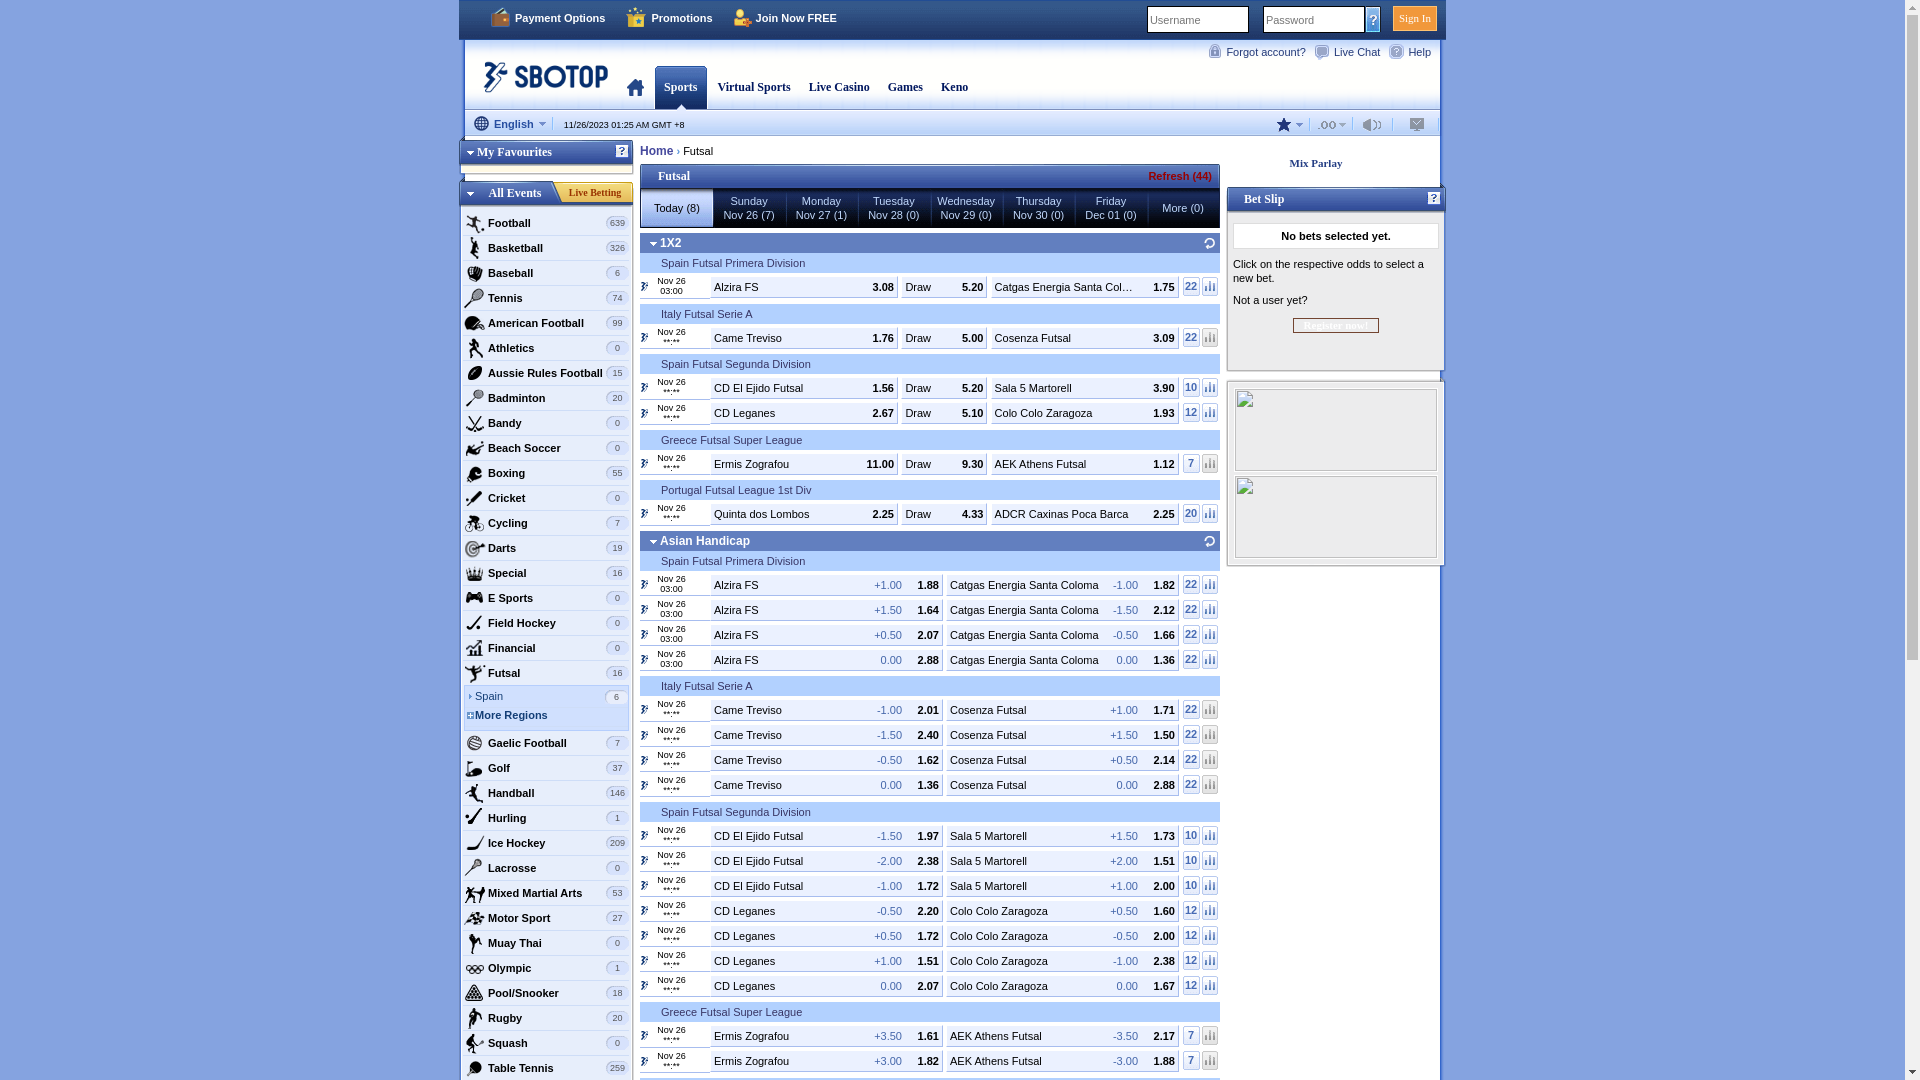 The height and width of the screenshot is (1080, 1920). What do you see at coordinates (546, 992) in the screenshot?
I see `'Pool/Snooker` at bounding box center [546, 992].